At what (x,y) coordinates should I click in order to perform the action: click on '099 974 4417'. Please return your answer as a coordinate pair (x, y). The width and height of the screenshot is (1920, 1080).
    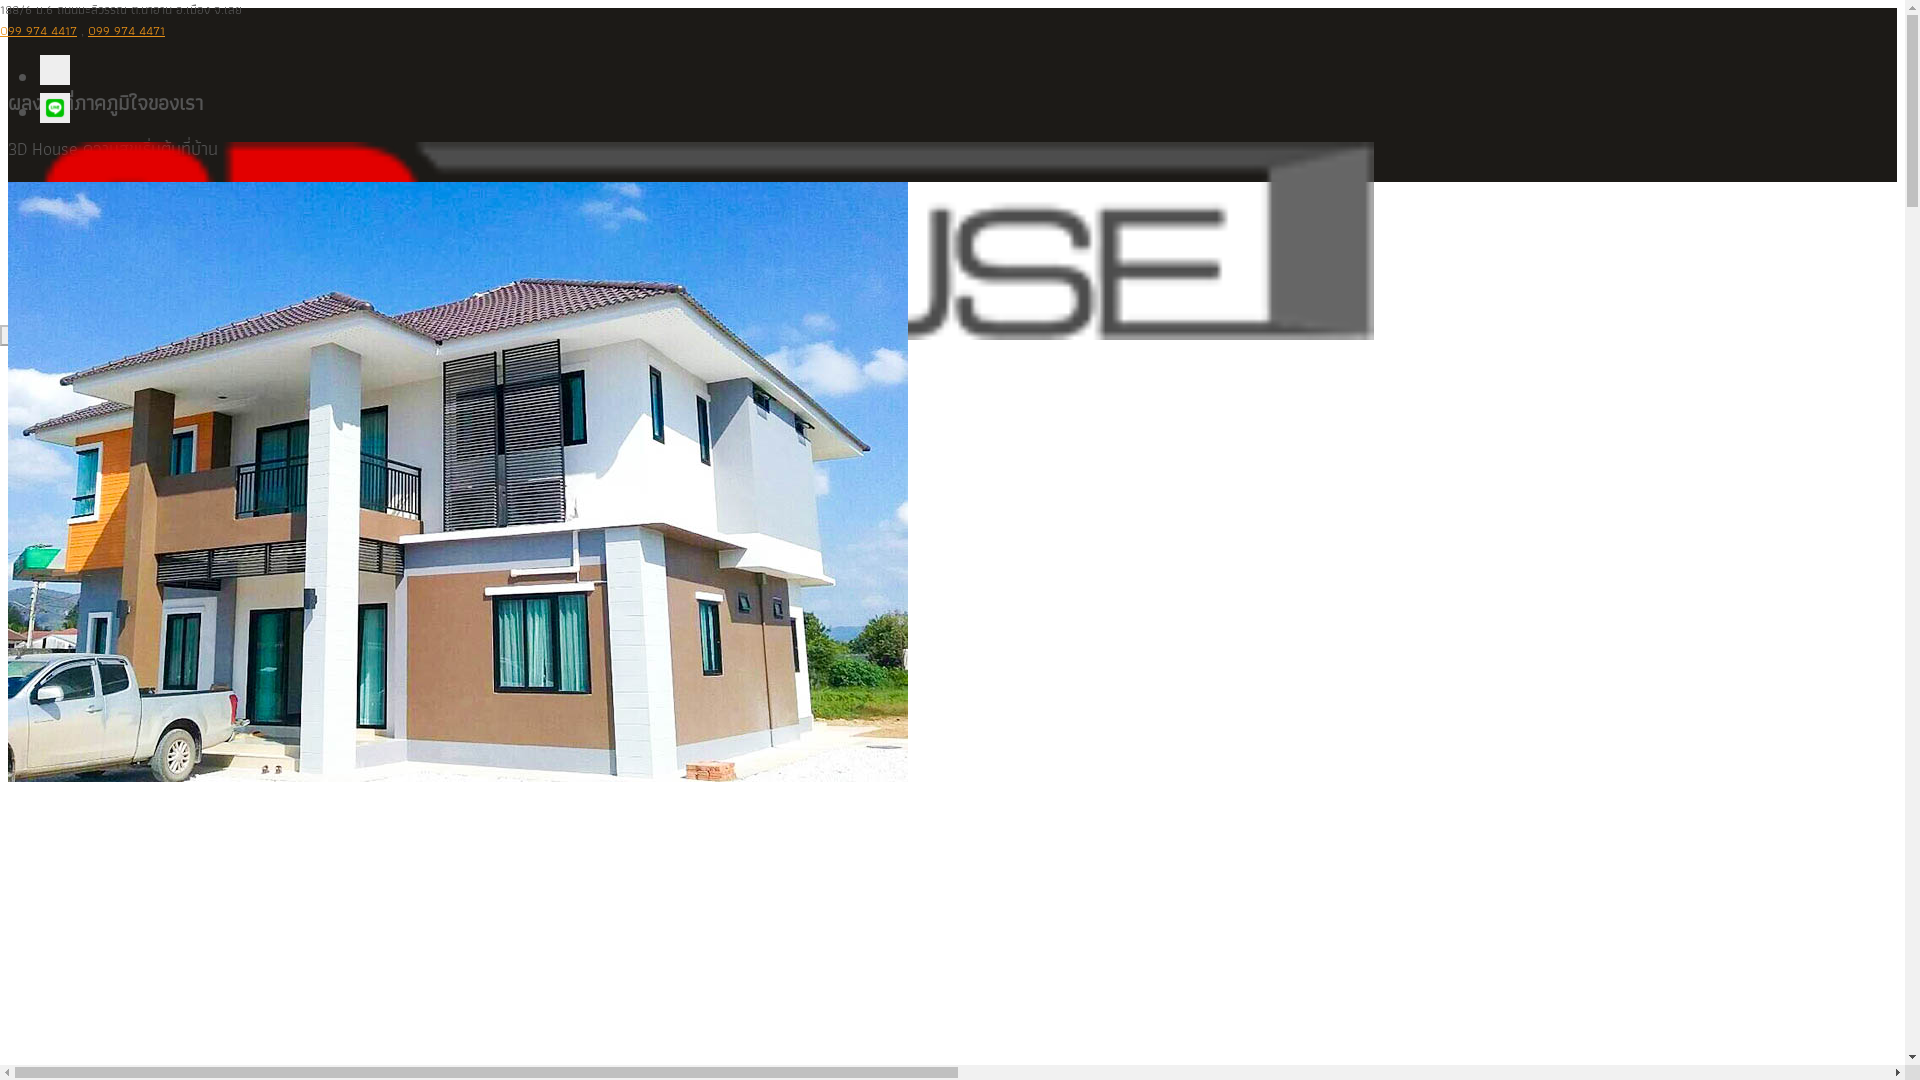
    Looking at the image, I should click on (38, 30).